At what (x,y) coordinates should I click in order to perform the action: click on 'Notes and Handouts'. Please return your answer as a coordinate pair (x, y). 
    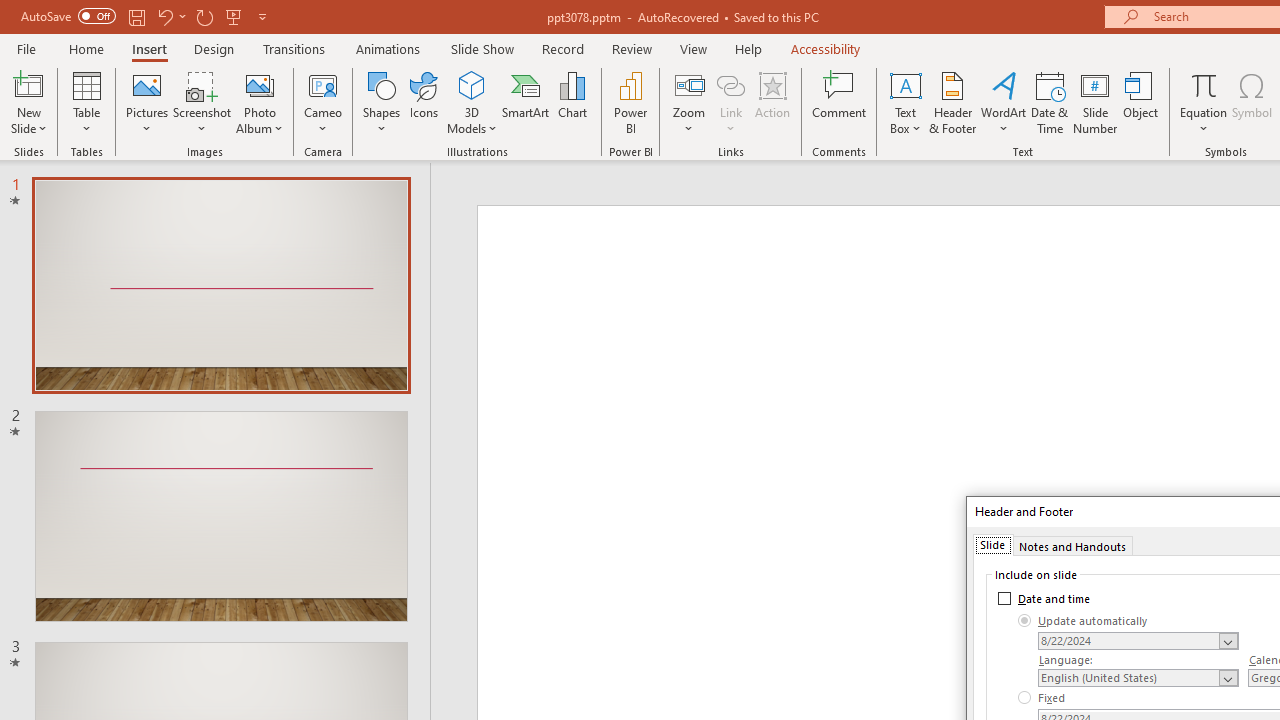
    Looking at the image, I should click on (1071, 544).